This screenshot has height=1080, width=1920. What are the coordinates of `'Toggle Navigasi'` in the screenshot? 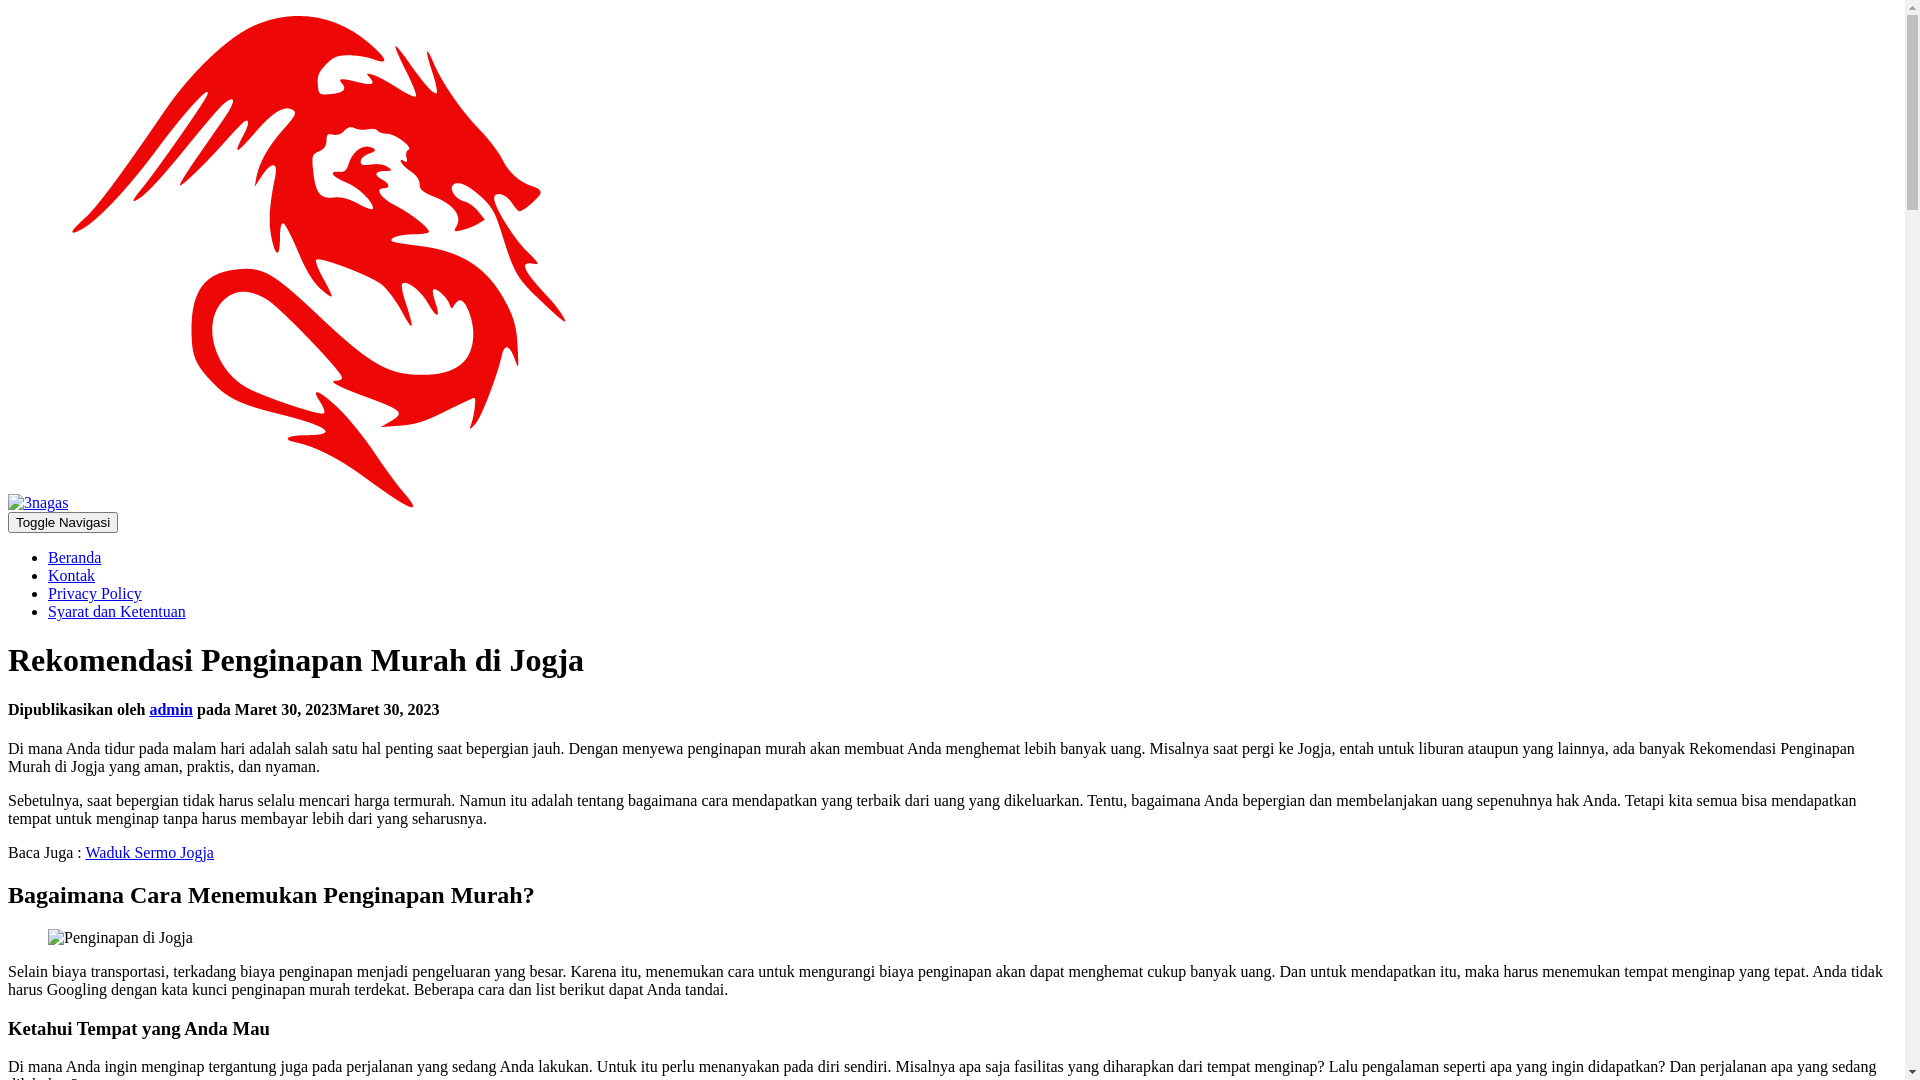 It's located at (62, 521).